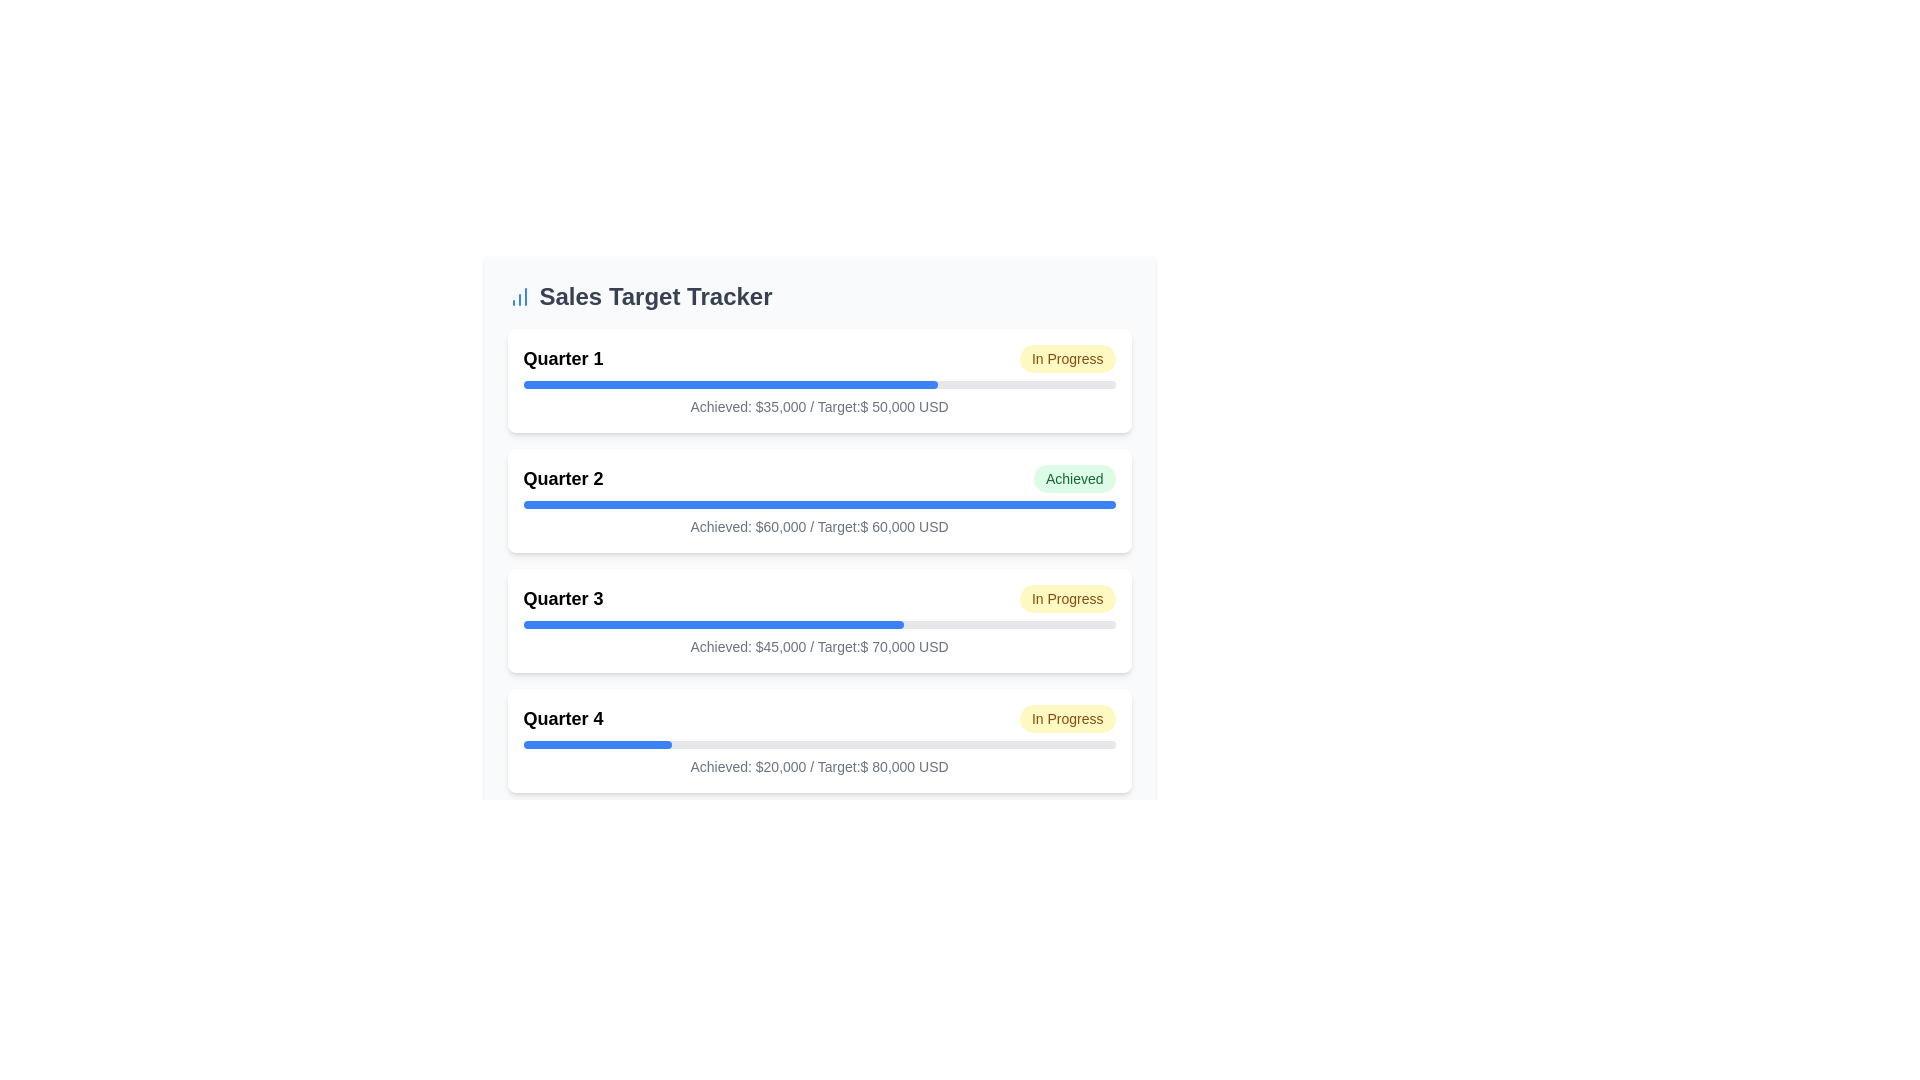 This screenshot has width=1920, height=1080. Describe the element at coordinates (1066, 357) in the screenshot. I see `the non-interactive status label indicating the status of the task for 'Quarter 1', which is located to the right of the 'Quarter 1' section and aligned with a blue progress bar` at that location.